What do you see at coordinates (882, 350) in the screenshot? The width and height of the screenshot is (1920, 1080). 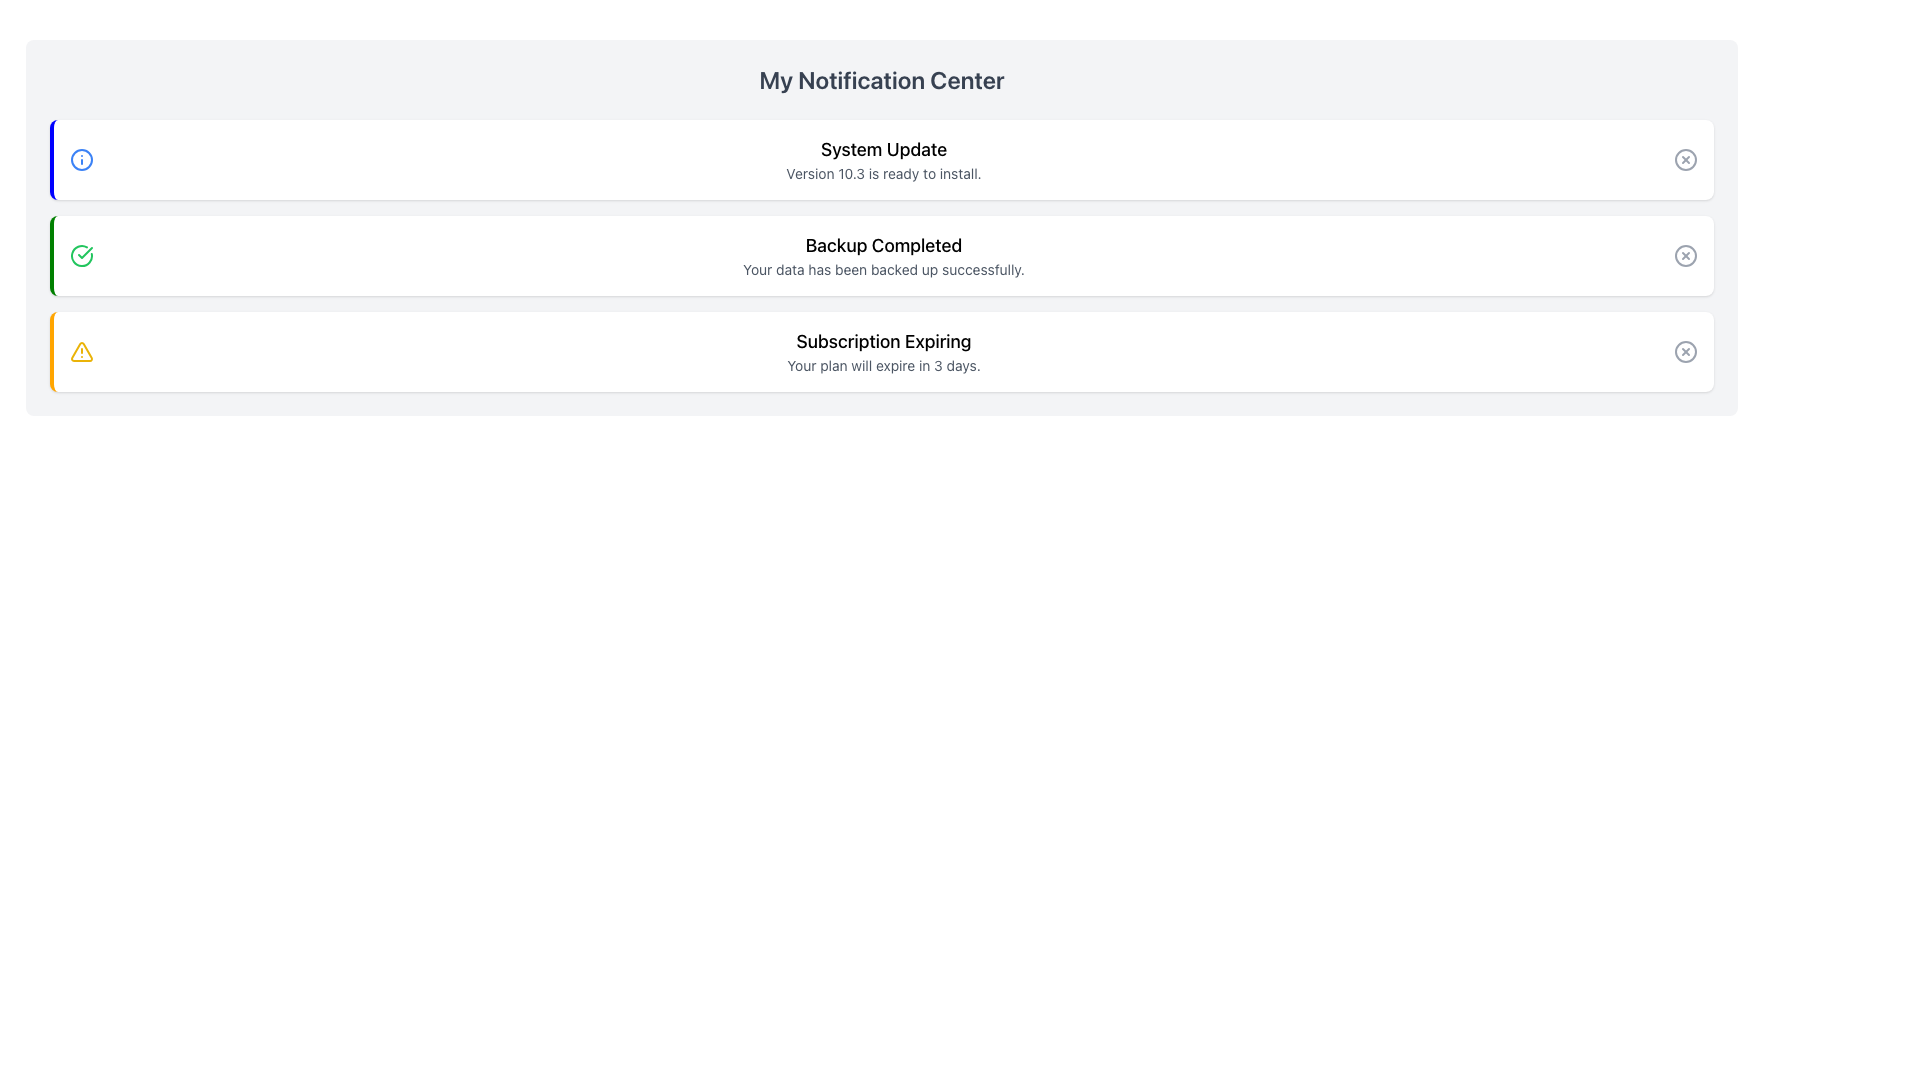 I see `warning notification text block located in the third notification card from the top, just below the 'Backup Completed' card` at bounding box center [882, 350].